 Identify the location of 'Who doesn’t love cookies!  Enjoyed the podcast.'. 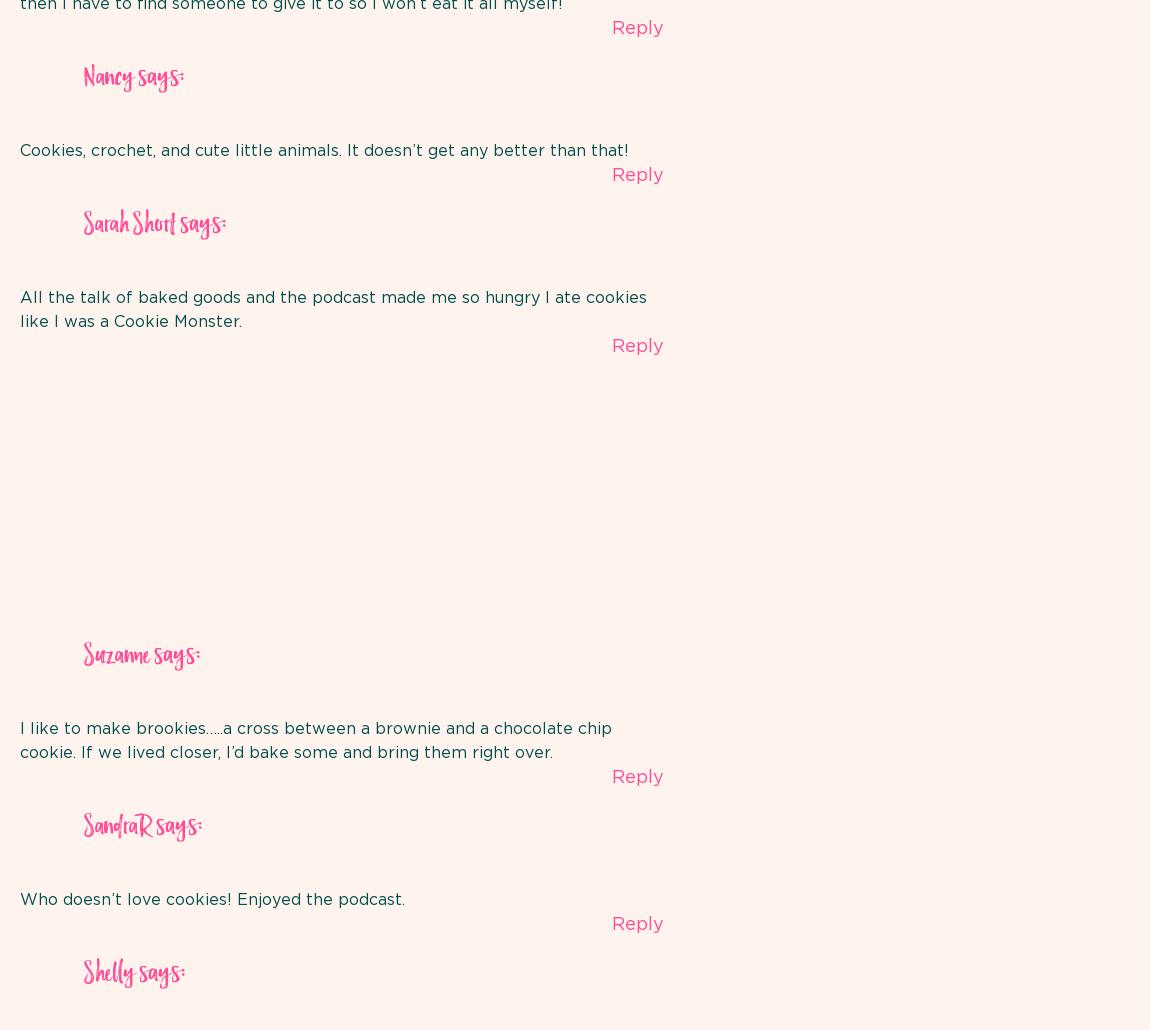
(211, 898).